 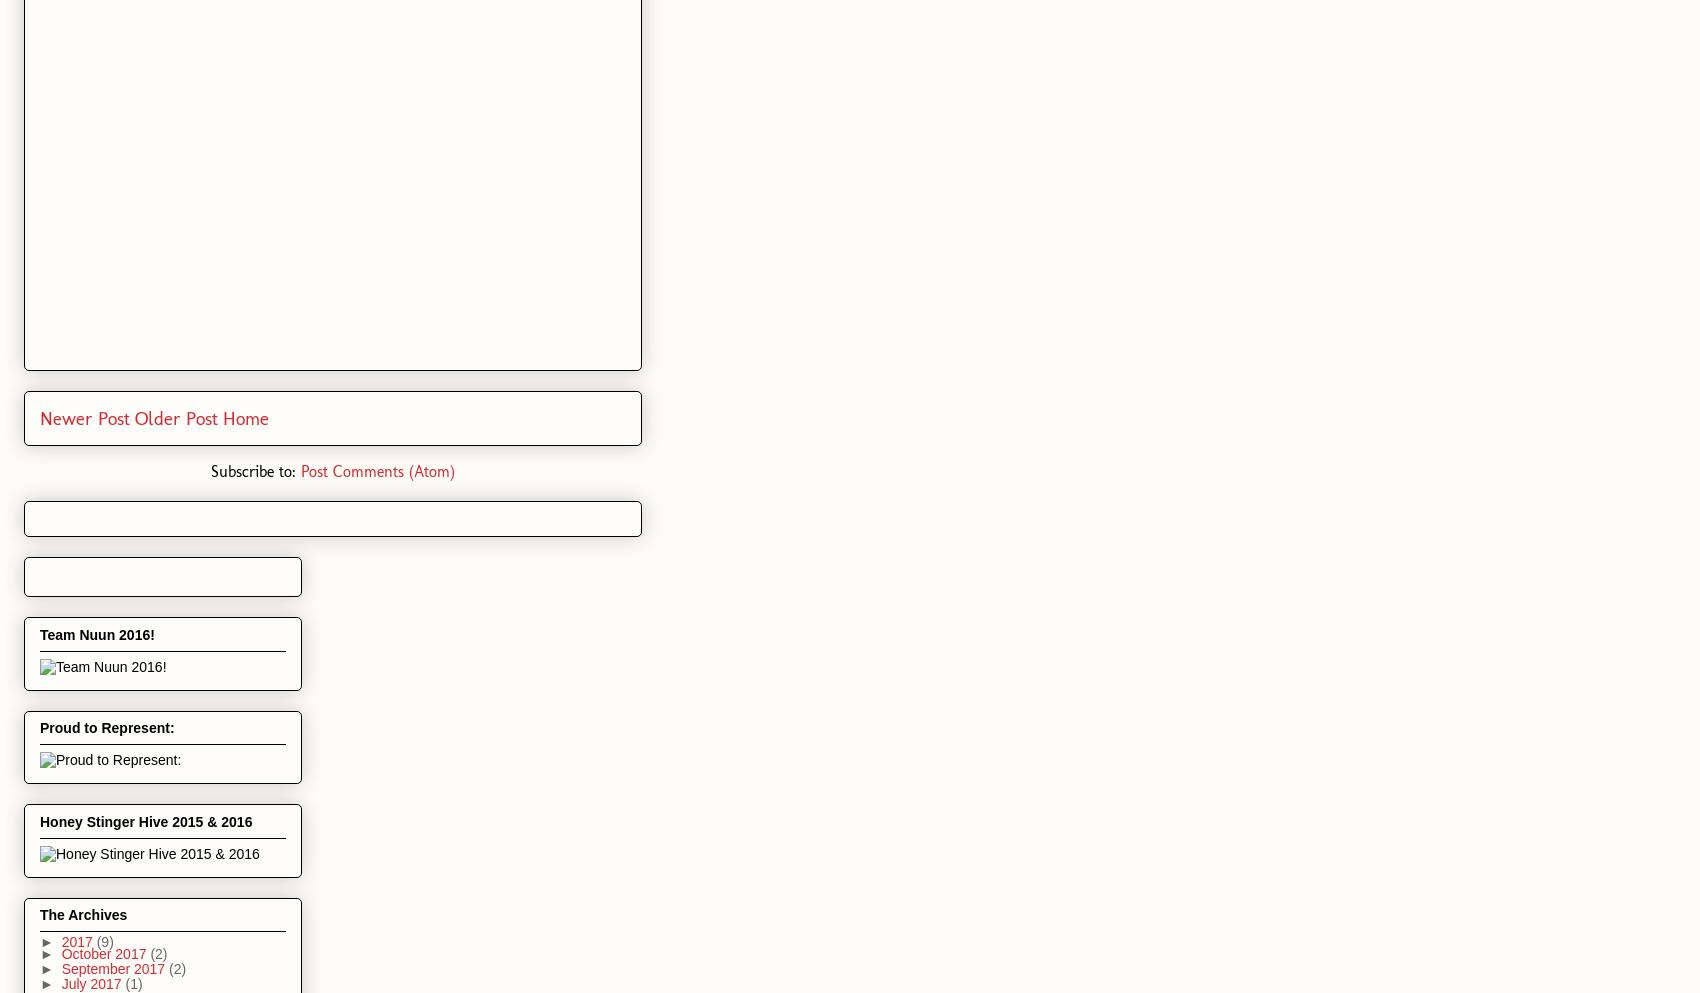 What do you see at coordinates (256, 470) in the screenshot?
I see `'Subscribe to:'` at bounding box center [256, 470].